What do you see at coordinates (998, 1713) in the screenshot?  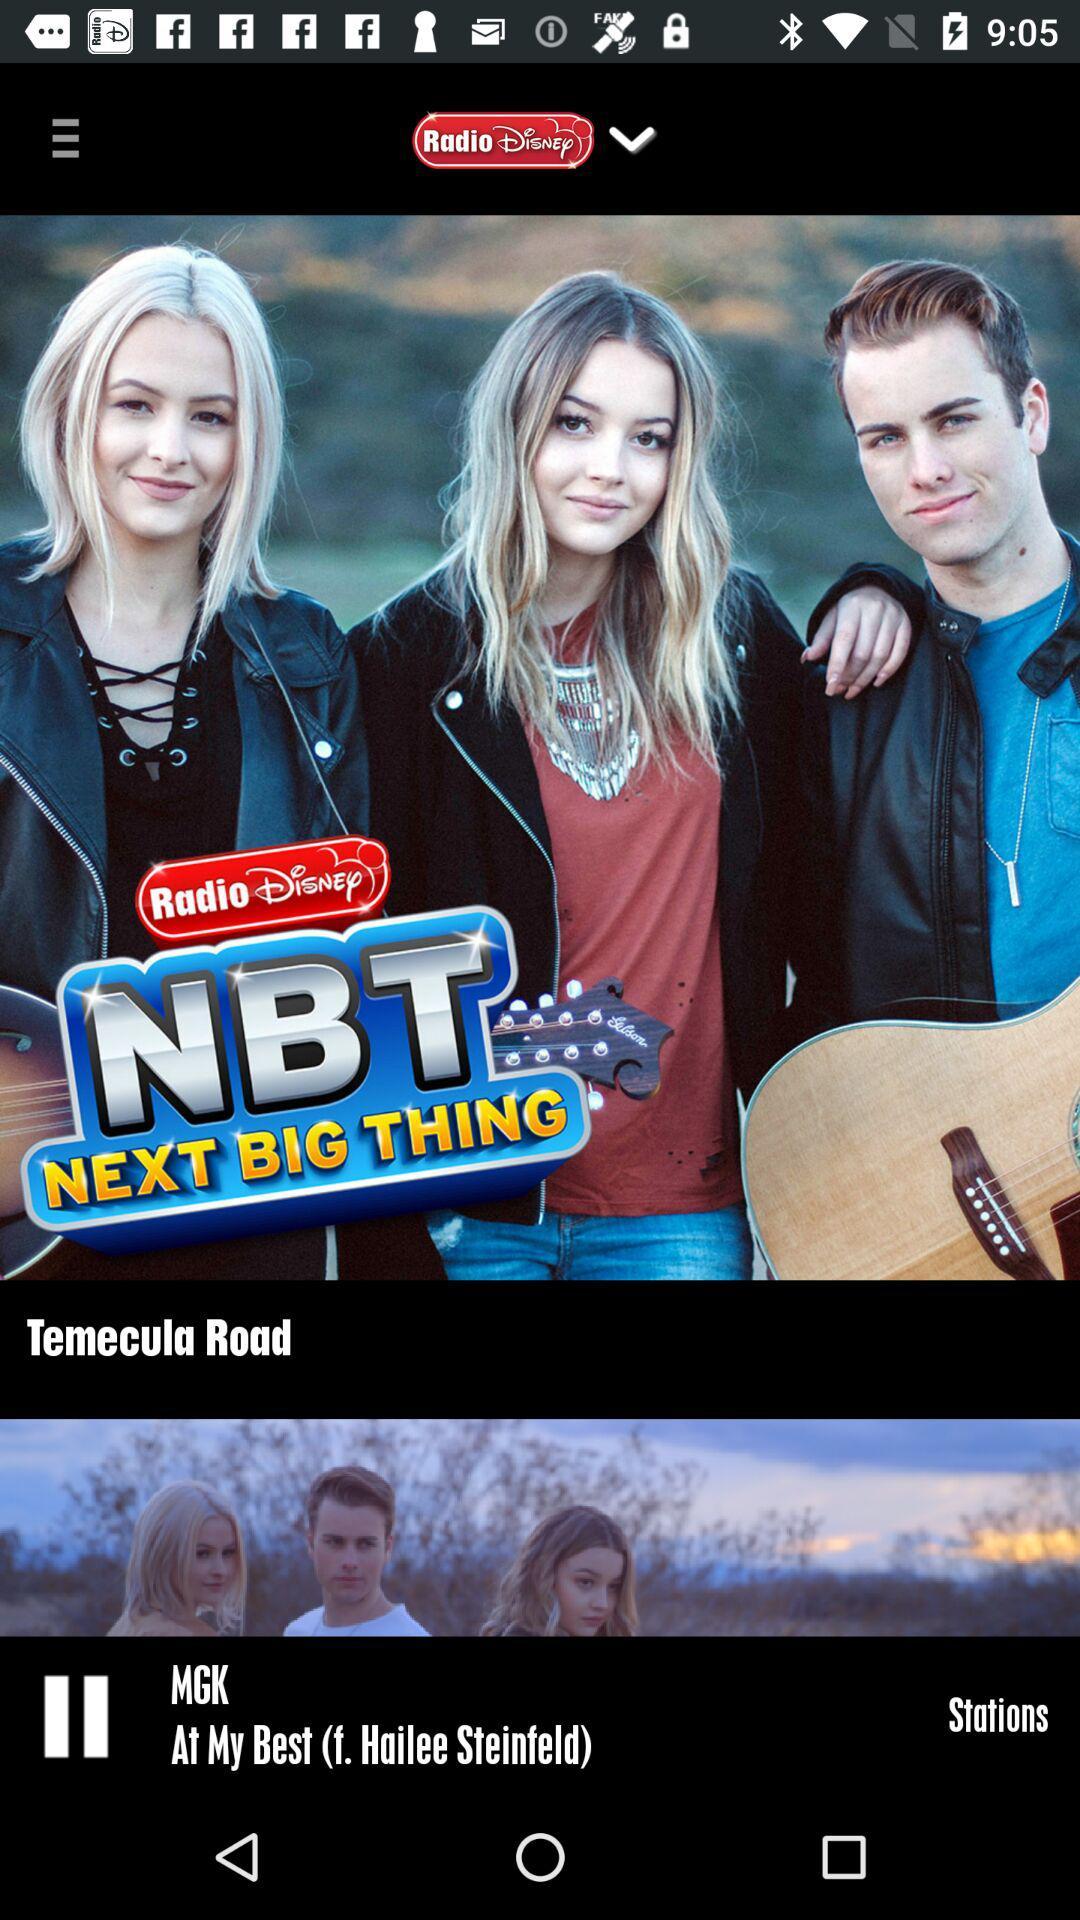 I see `the stations at the bottom right corner` at bounding box center [998, 1713].